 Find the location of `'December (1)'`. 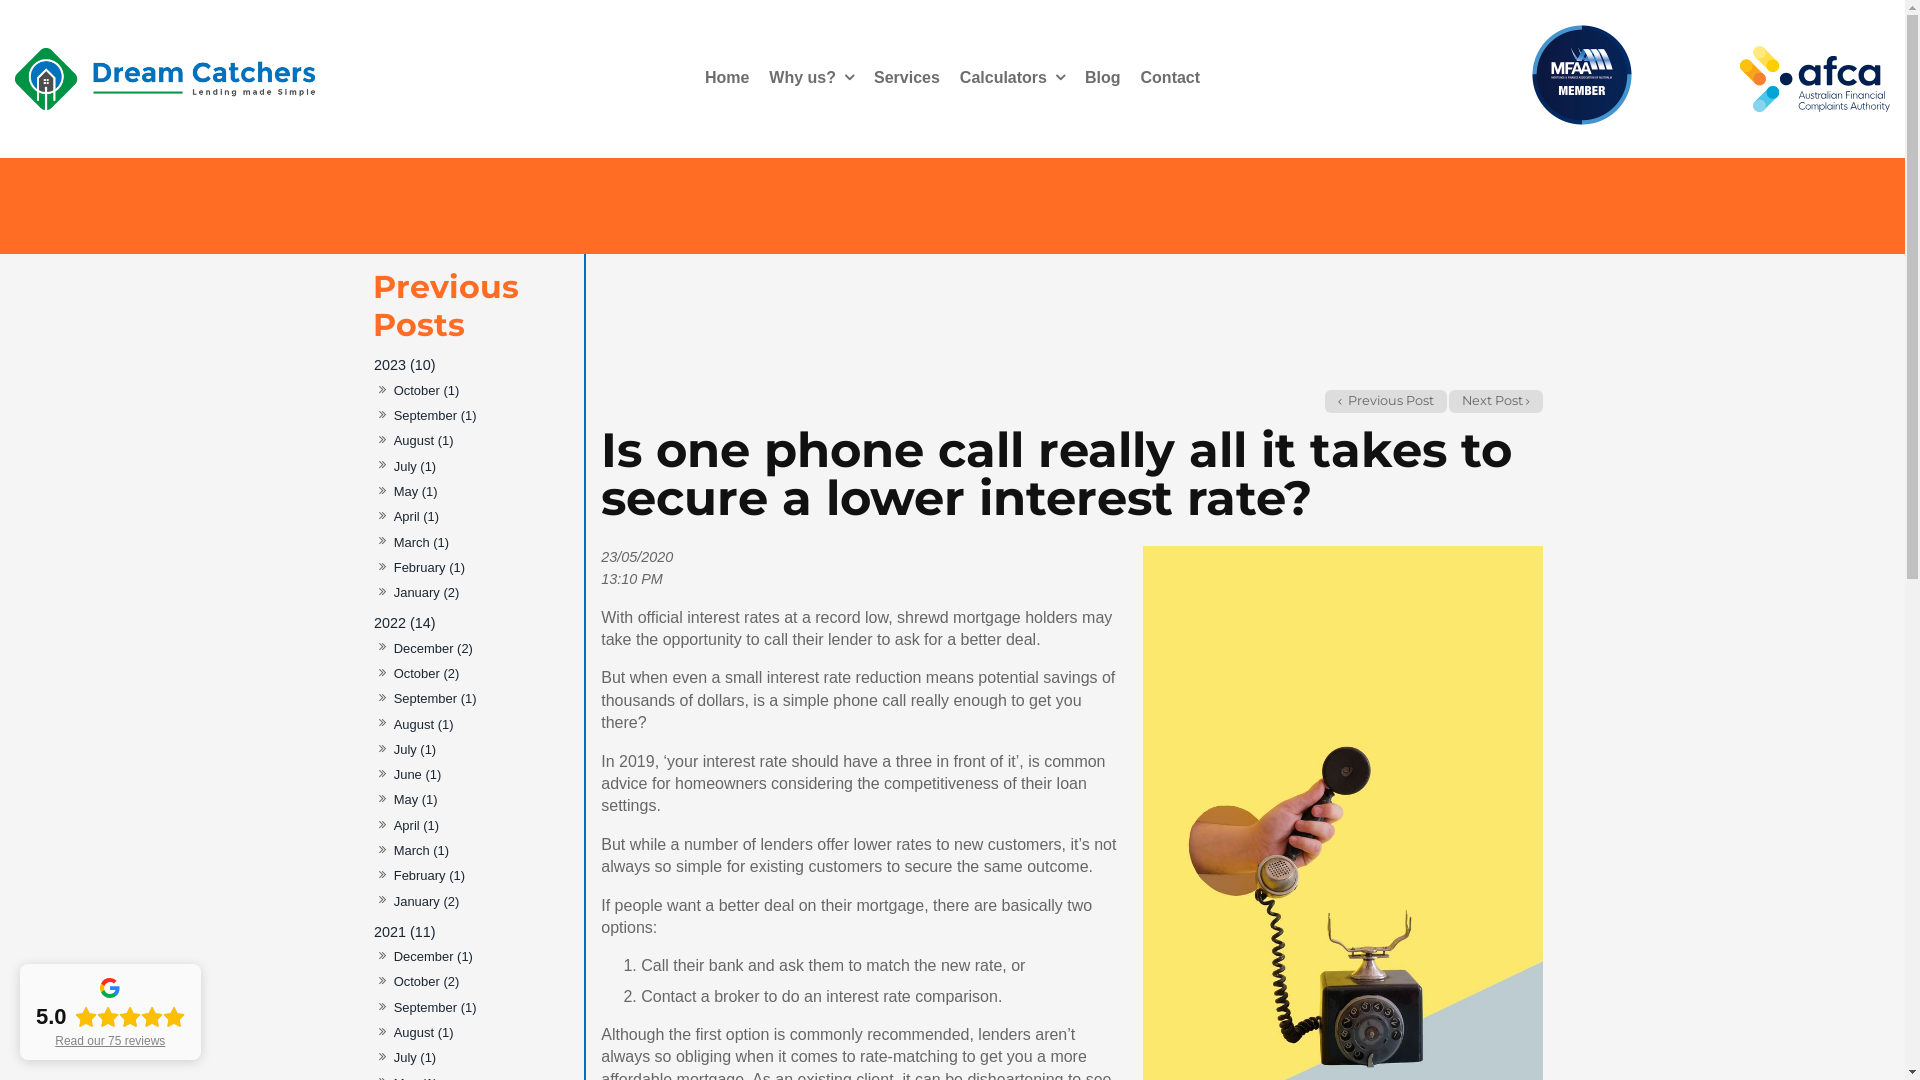

'December (1)' is located at coordinates (431, 956).